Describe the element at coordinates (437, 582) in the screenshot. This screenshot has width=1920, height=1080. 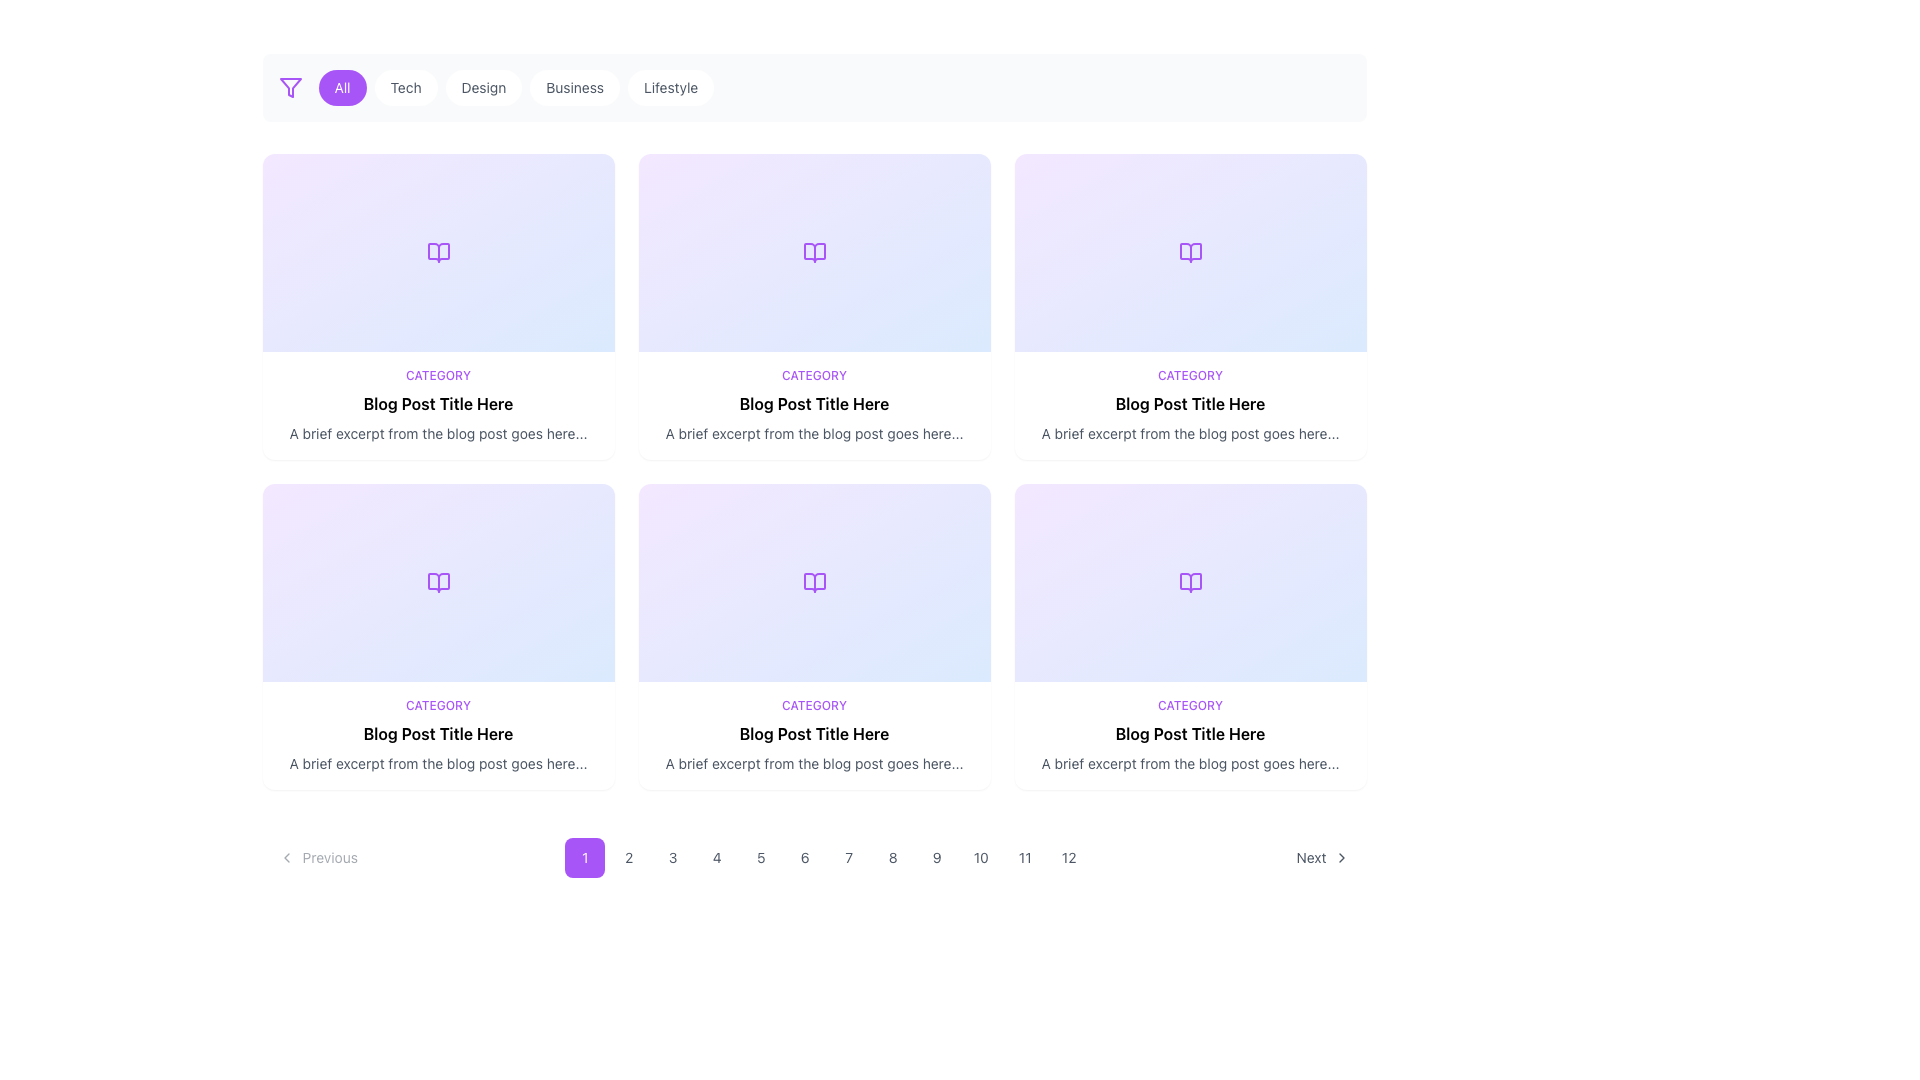
I see `the book icon located in the second row, first card of a 3x2 grid layout, which represents content related to reading or blogs` at that location.